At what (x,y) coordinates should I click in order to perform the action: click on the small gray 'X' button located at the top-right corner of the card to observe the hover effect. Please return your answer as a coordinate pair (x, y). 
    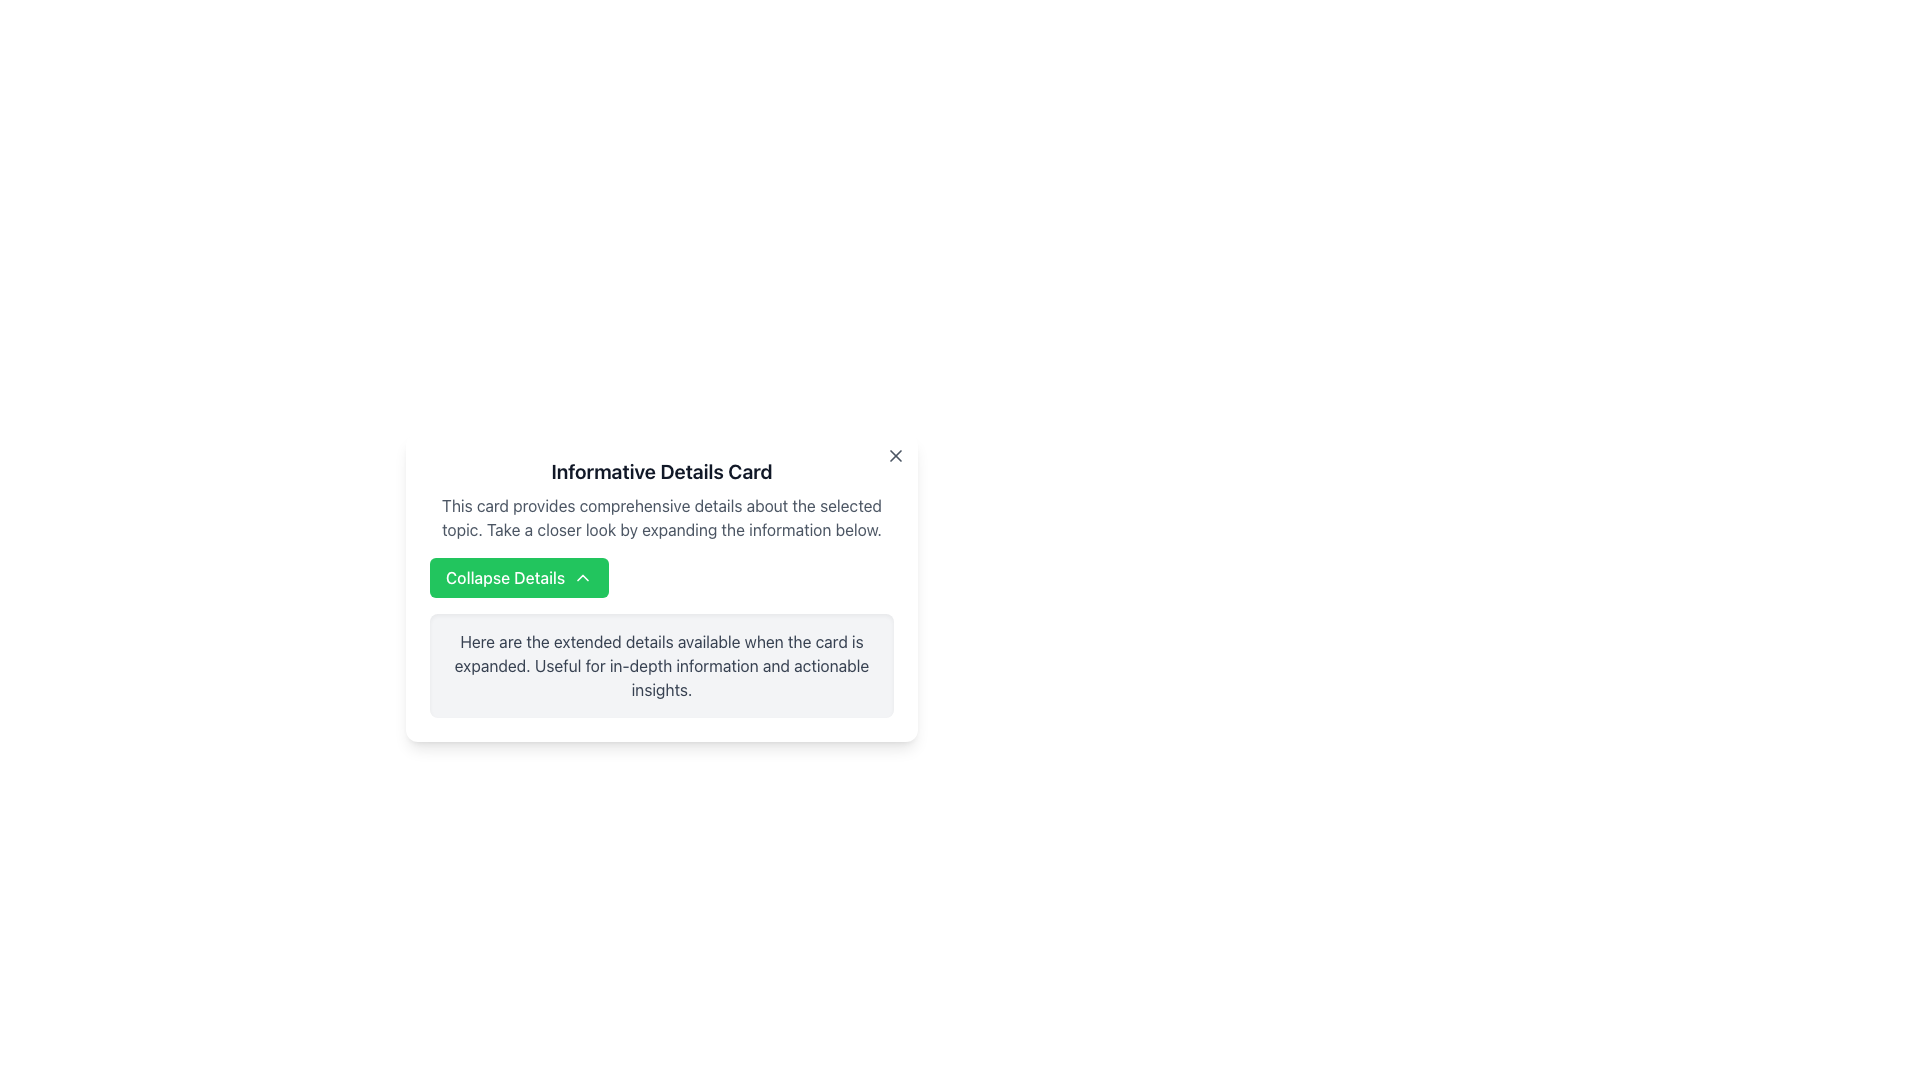
    Looking at the image, I should click on (895, 455).